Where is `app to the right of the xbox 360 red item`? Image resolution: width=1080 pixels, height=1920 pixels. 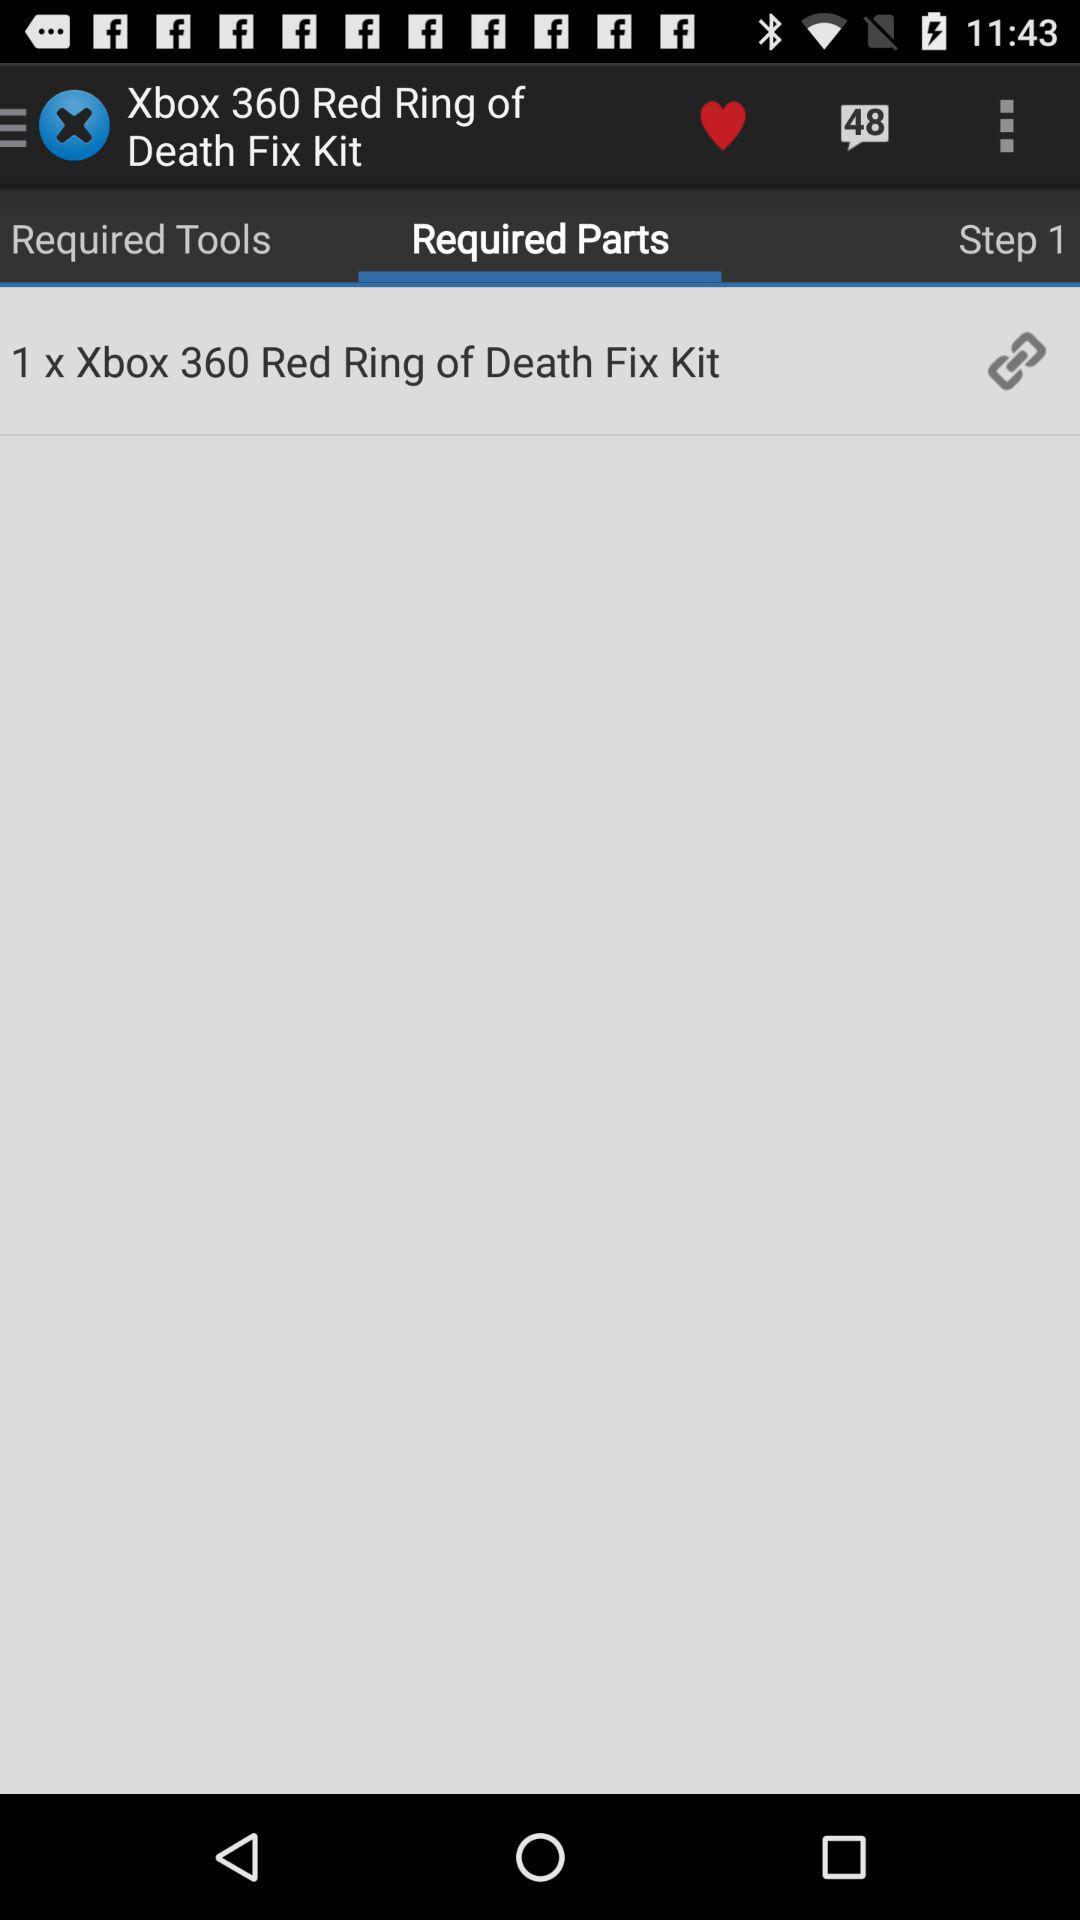 app to the right of the xbox 360 red item is located at coordinates (722, 124).